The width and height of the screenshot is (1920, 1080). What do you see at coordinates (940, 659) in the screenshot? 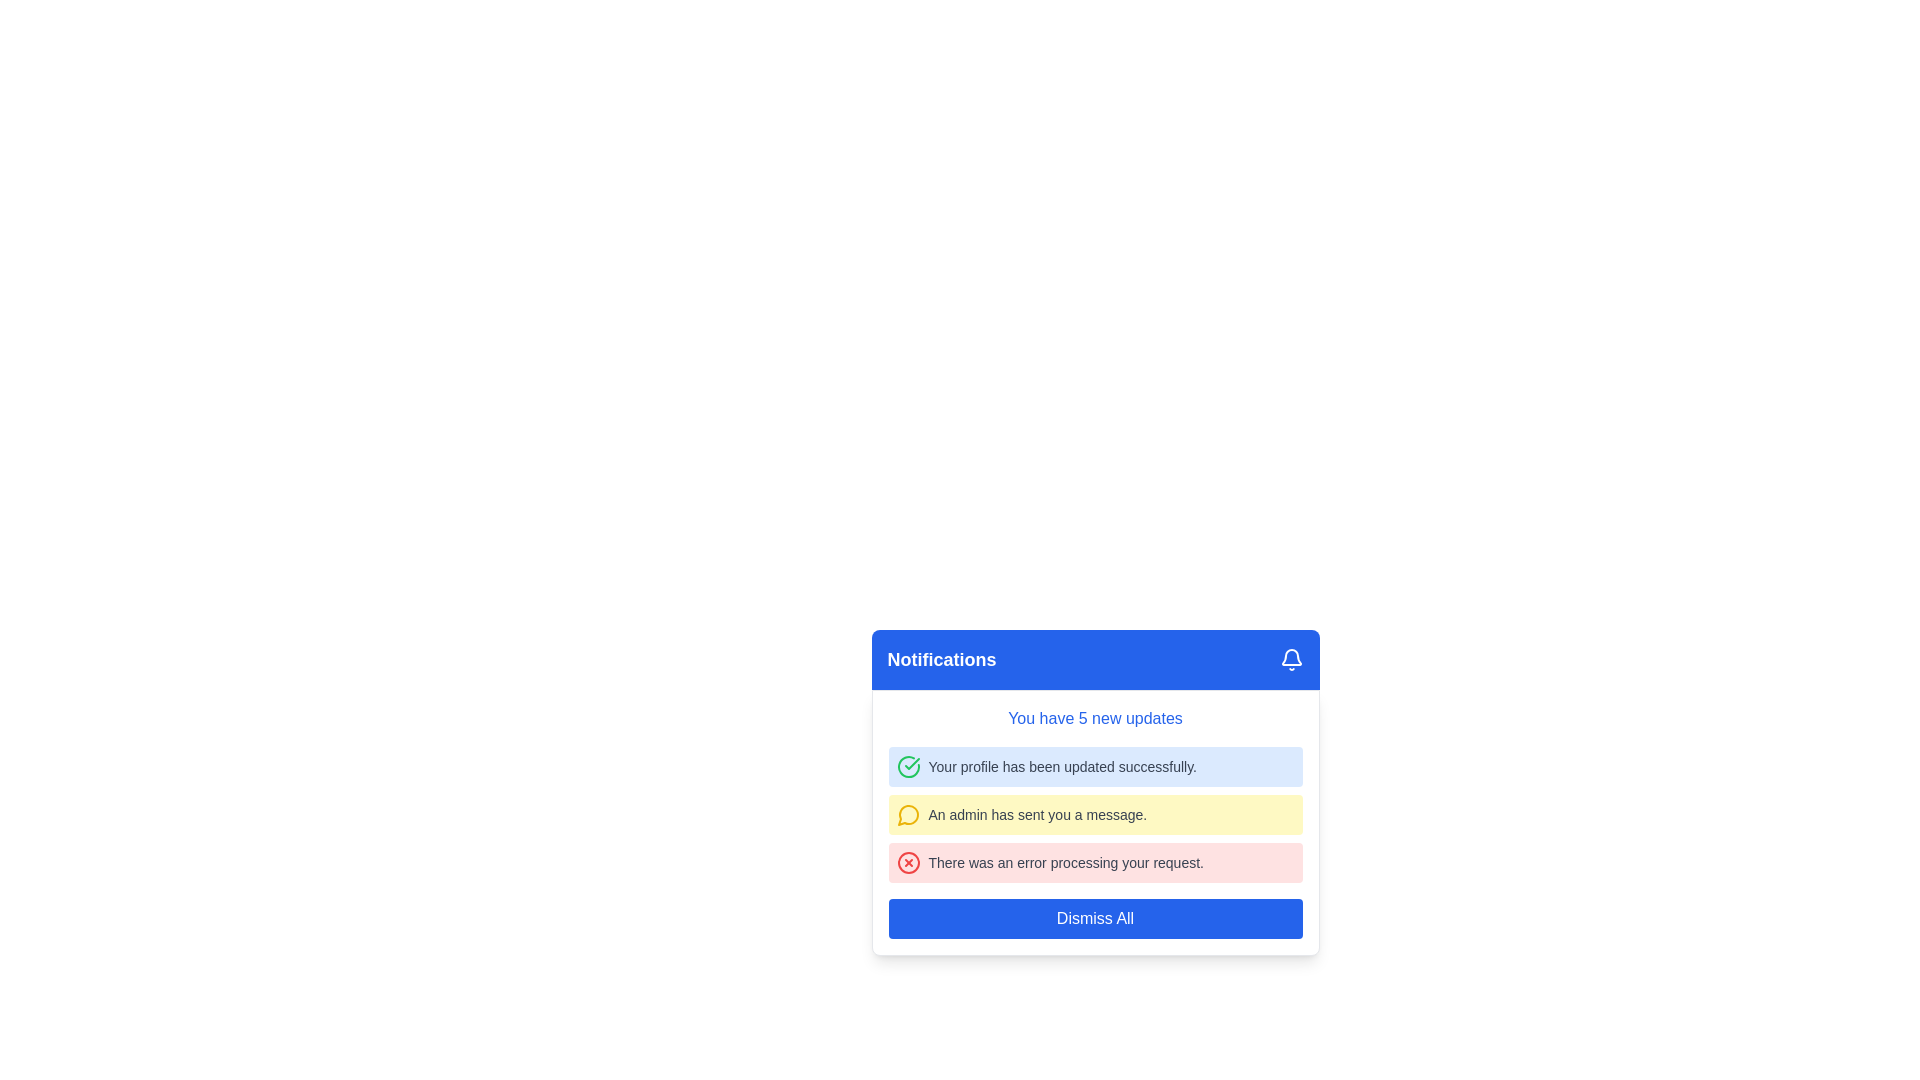
I see `the 'Notifications' text label, which is styled with a bold font on a blue background and positioned on the left in the header section of a card-like interface` at bounding box center [940, 659].